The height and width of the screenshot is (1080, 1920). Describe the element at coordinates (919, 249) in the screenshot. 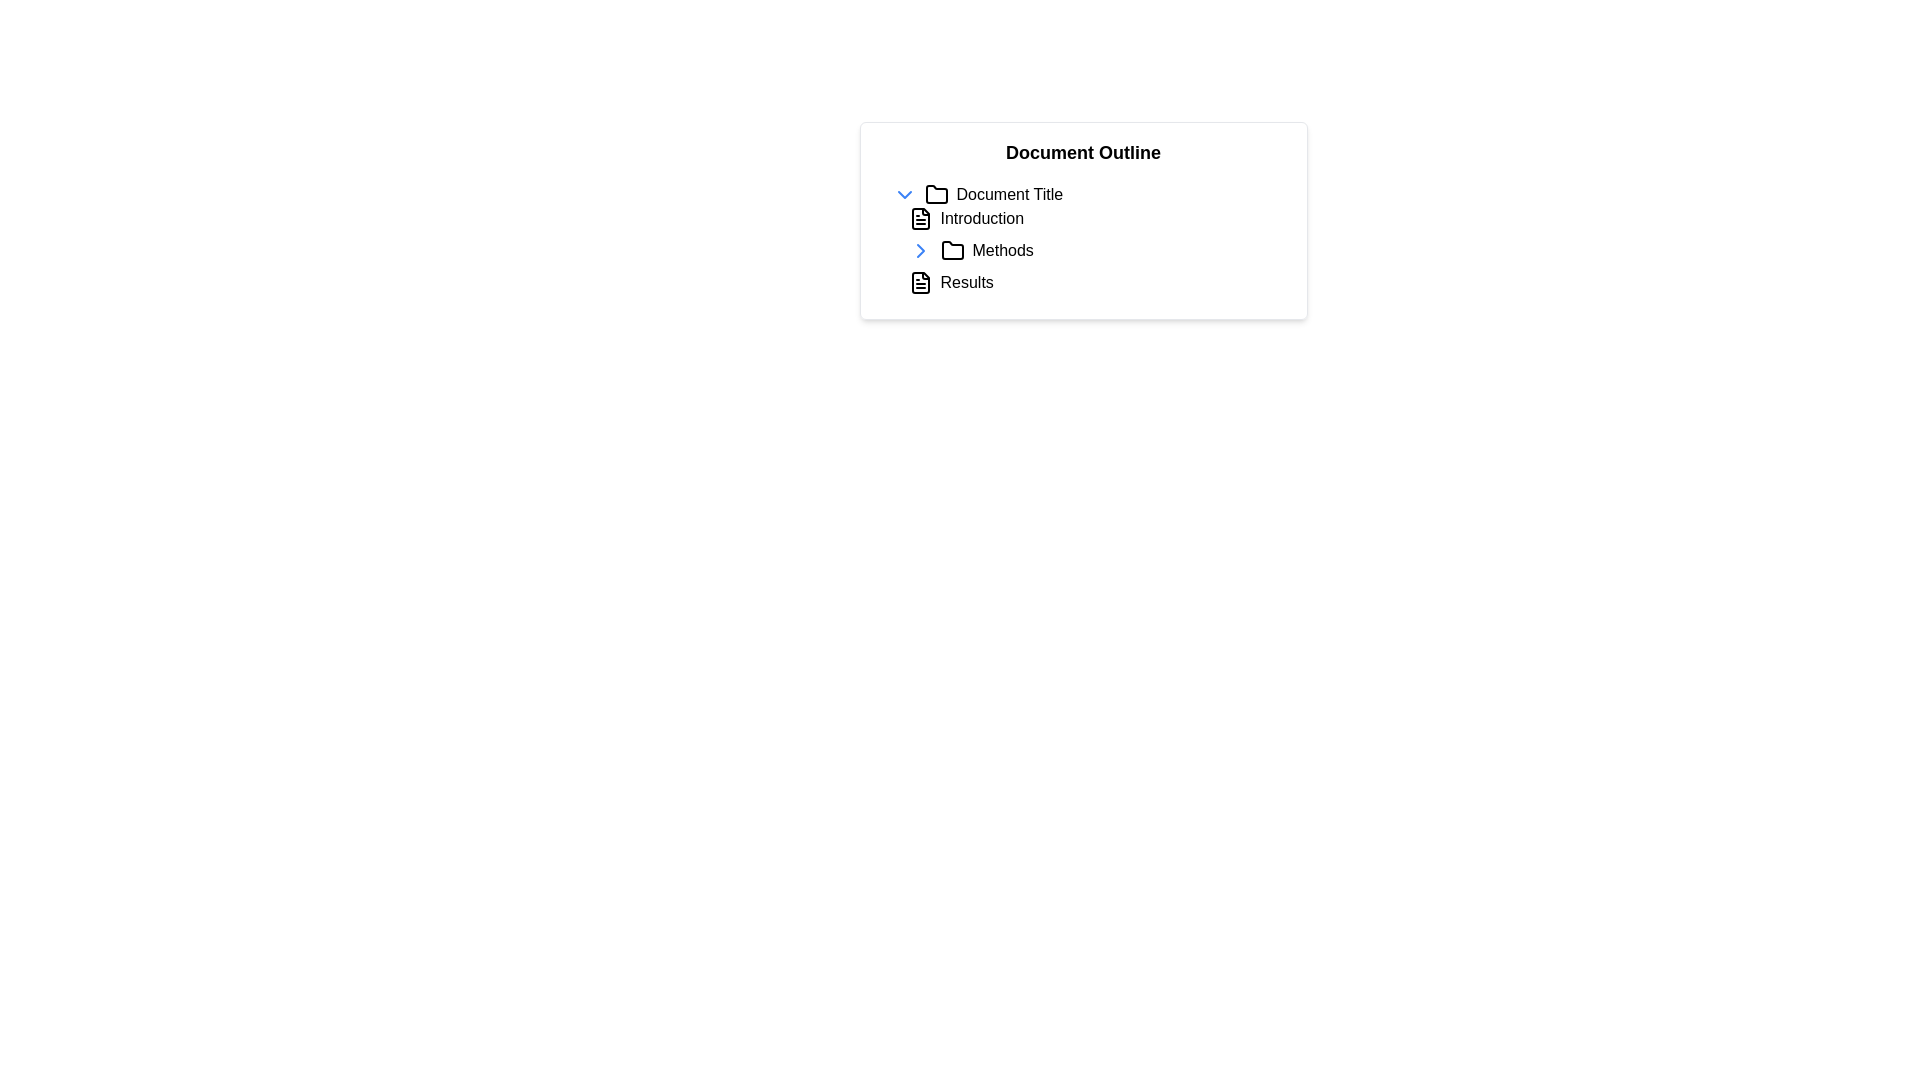

I see `the Chevron icon located in the top-left section of the document outline interface` at that location.